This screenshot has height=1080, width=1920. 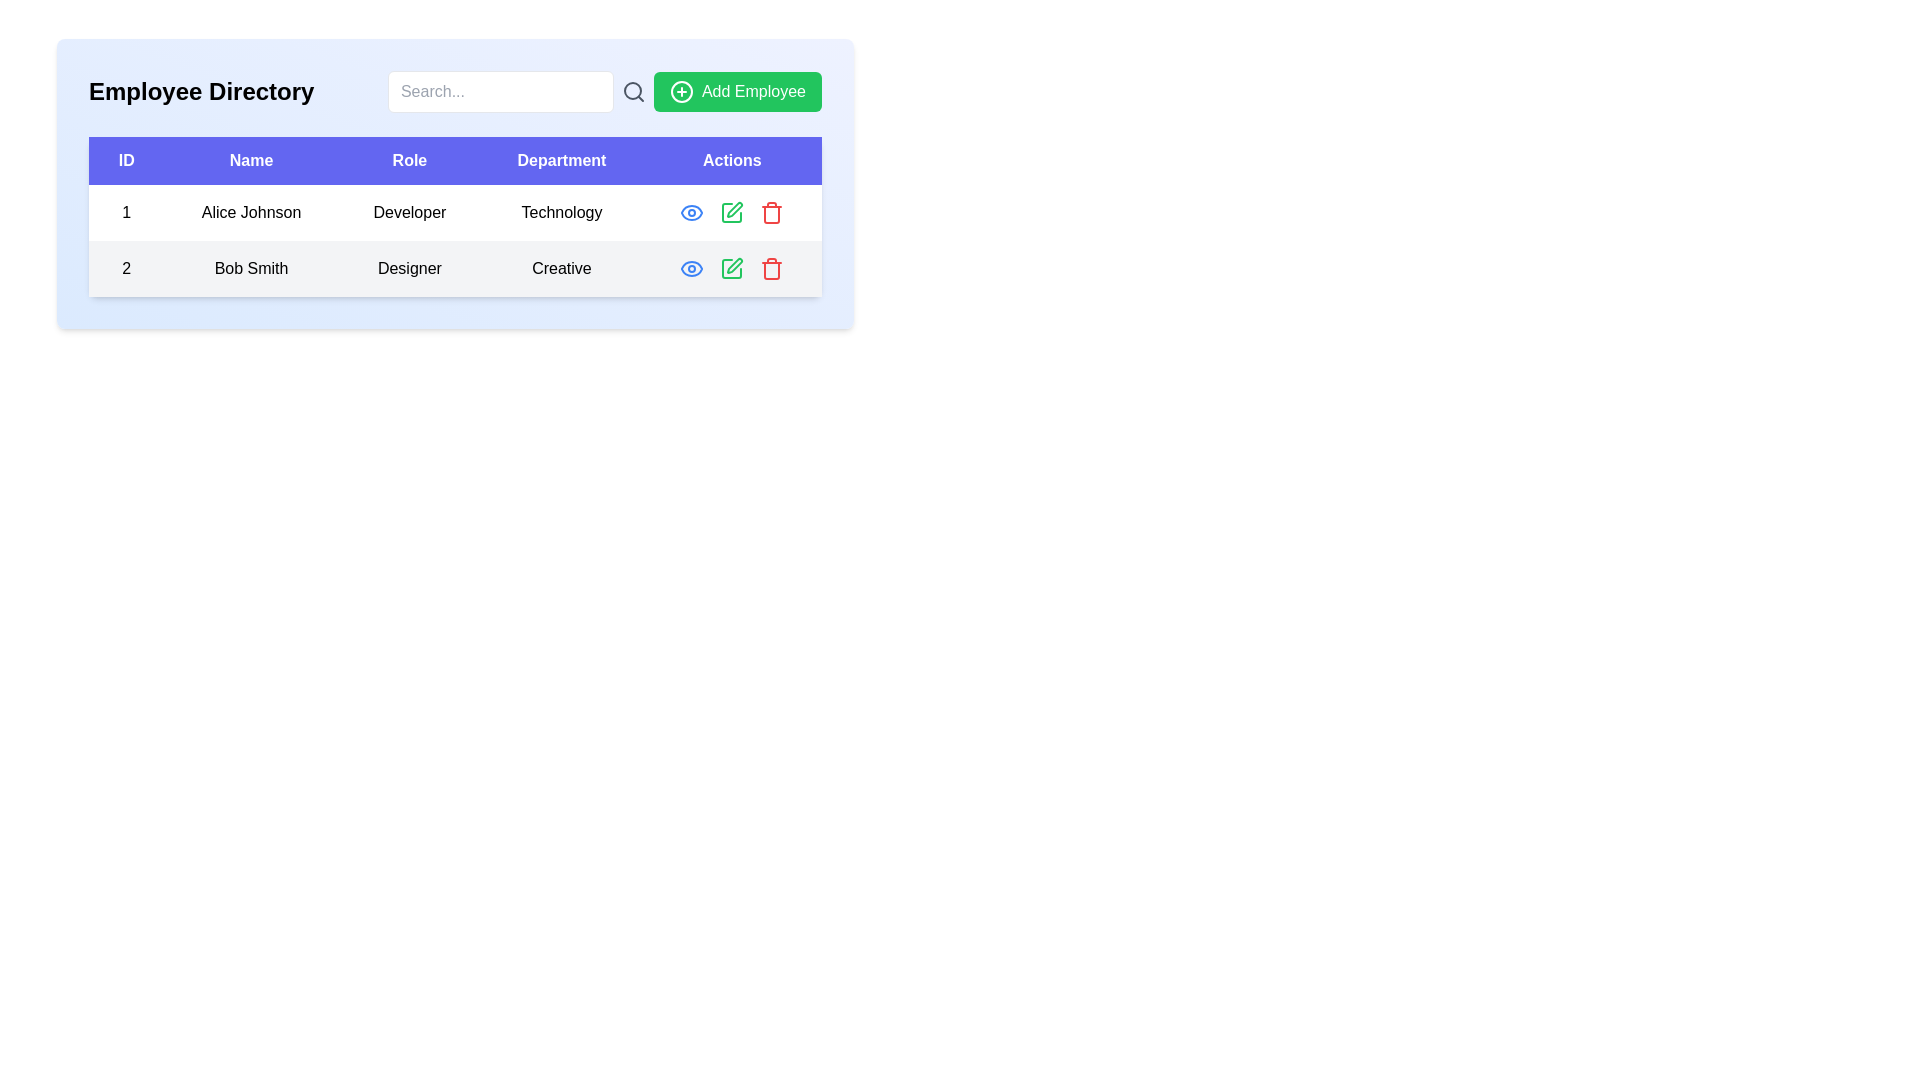 I want to click on the text label displaying the employee name 'Bob Smith' in the second row of the 'Employee Directory' table, located between the 'ID' field and the 'Role' field, so click(x=250, y=268).